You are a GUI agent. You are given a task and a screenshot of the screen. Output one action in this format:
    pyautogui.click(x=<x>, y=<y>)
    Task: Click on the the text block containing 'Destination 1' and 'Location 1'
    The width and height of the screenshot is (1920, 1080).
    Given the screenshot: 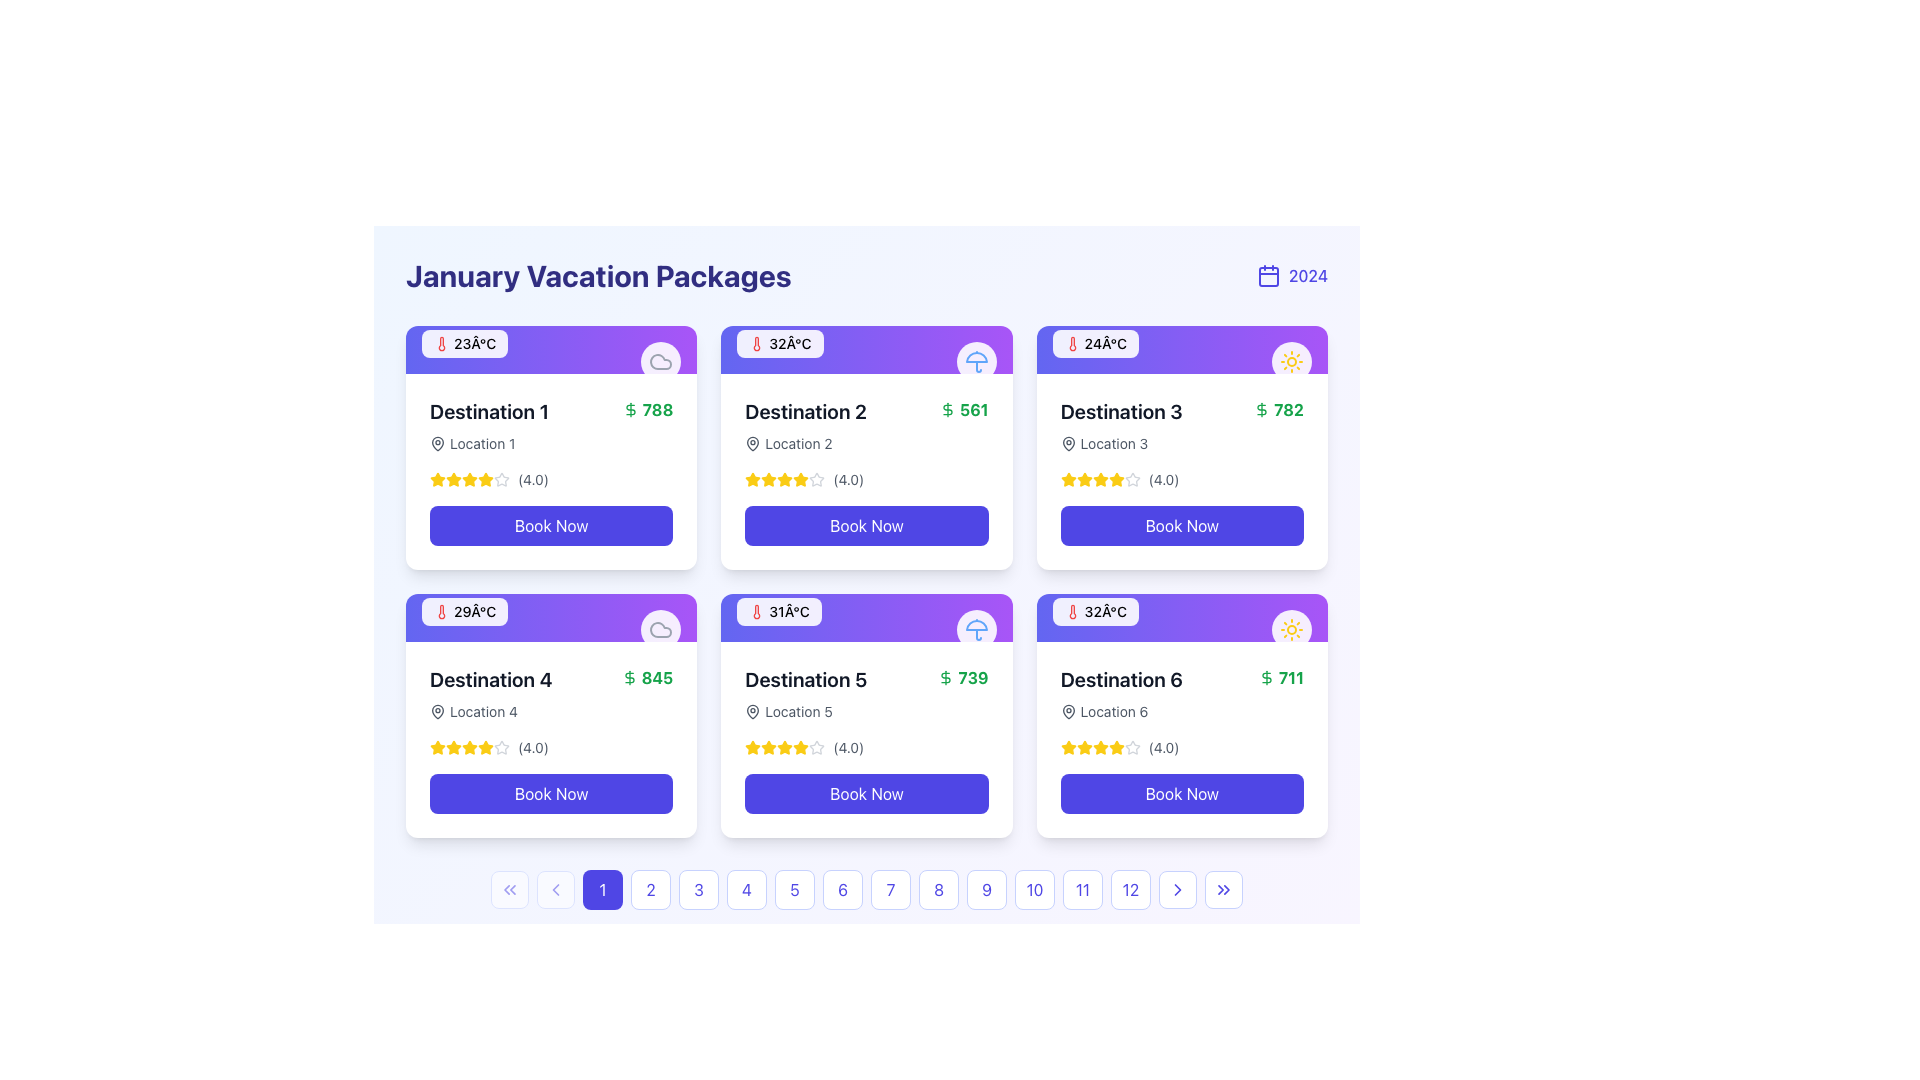 What is the action you would take?
    pyautogui.click(x=489, y=424)
    